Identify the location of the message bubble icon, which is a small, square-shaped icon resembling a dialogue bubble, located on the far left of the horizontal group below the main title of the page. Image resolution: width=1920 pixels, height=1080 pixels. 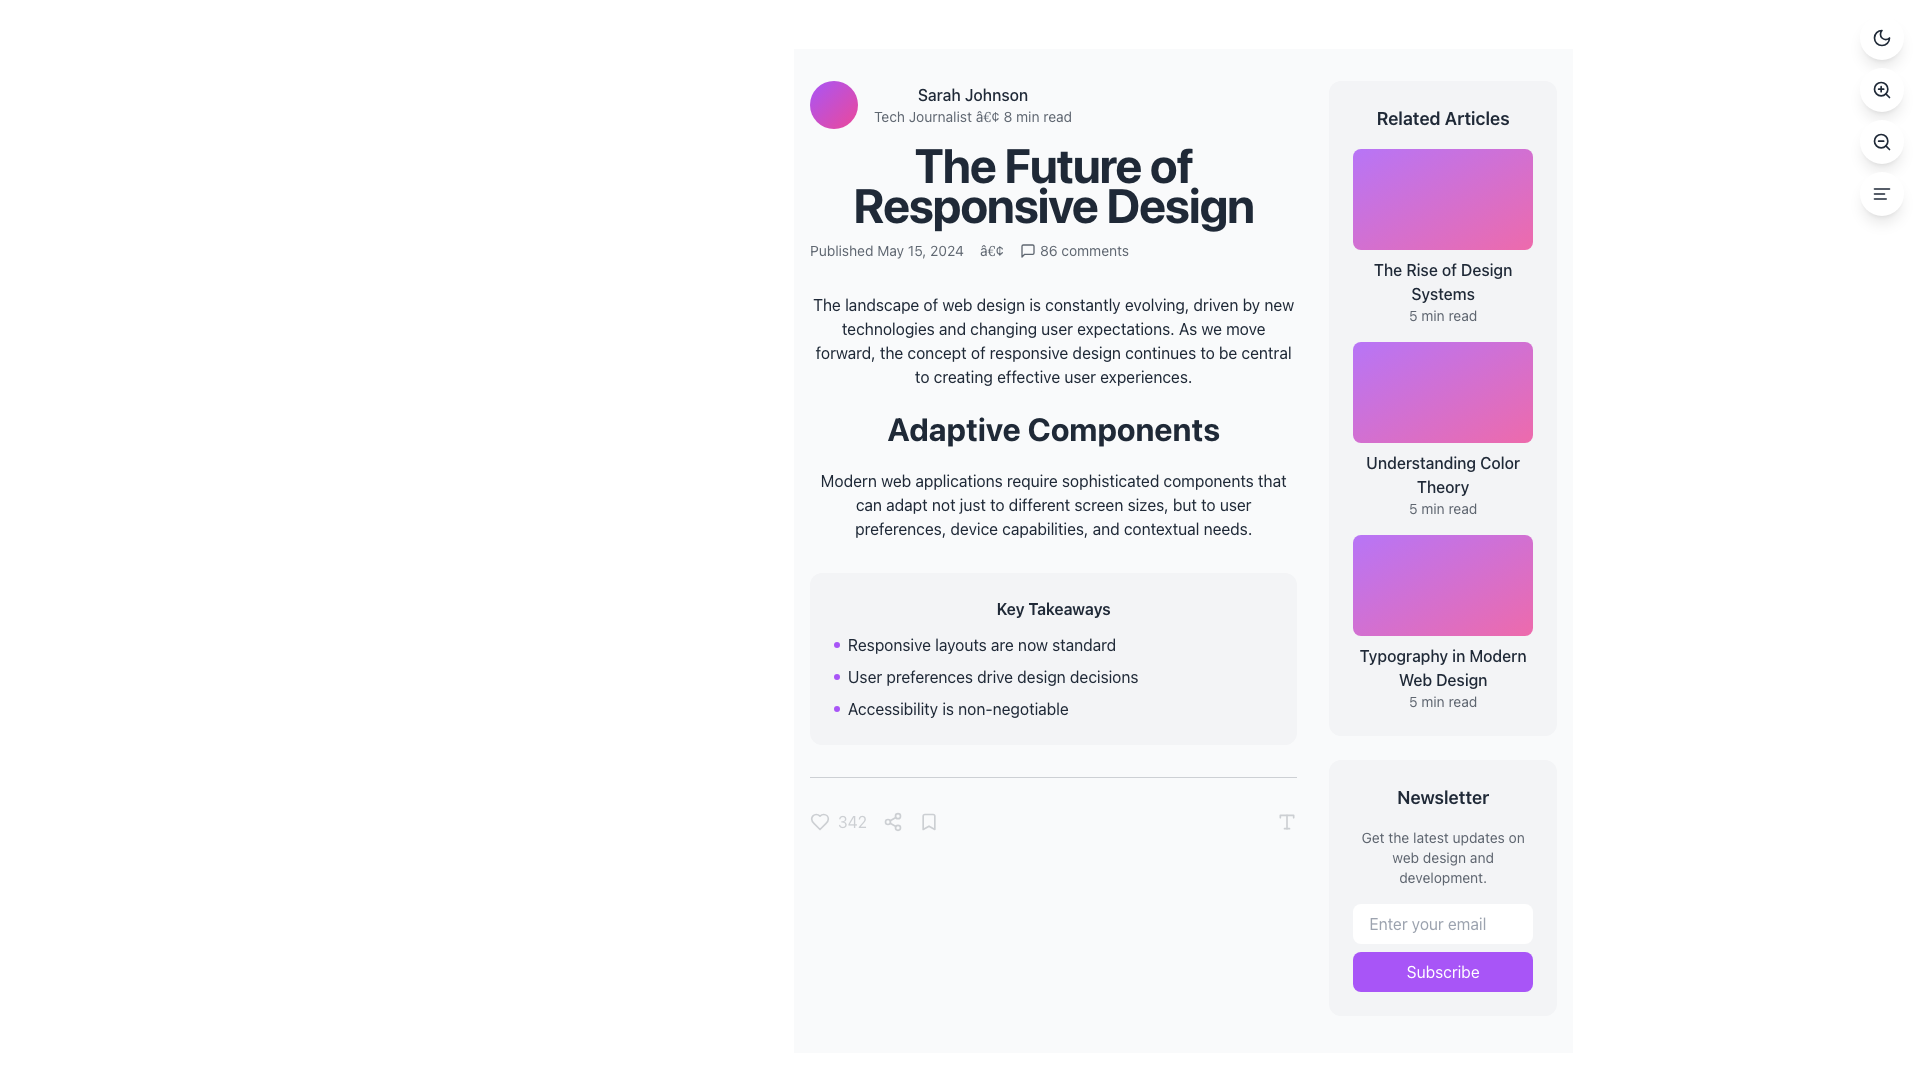
(1027, 249).